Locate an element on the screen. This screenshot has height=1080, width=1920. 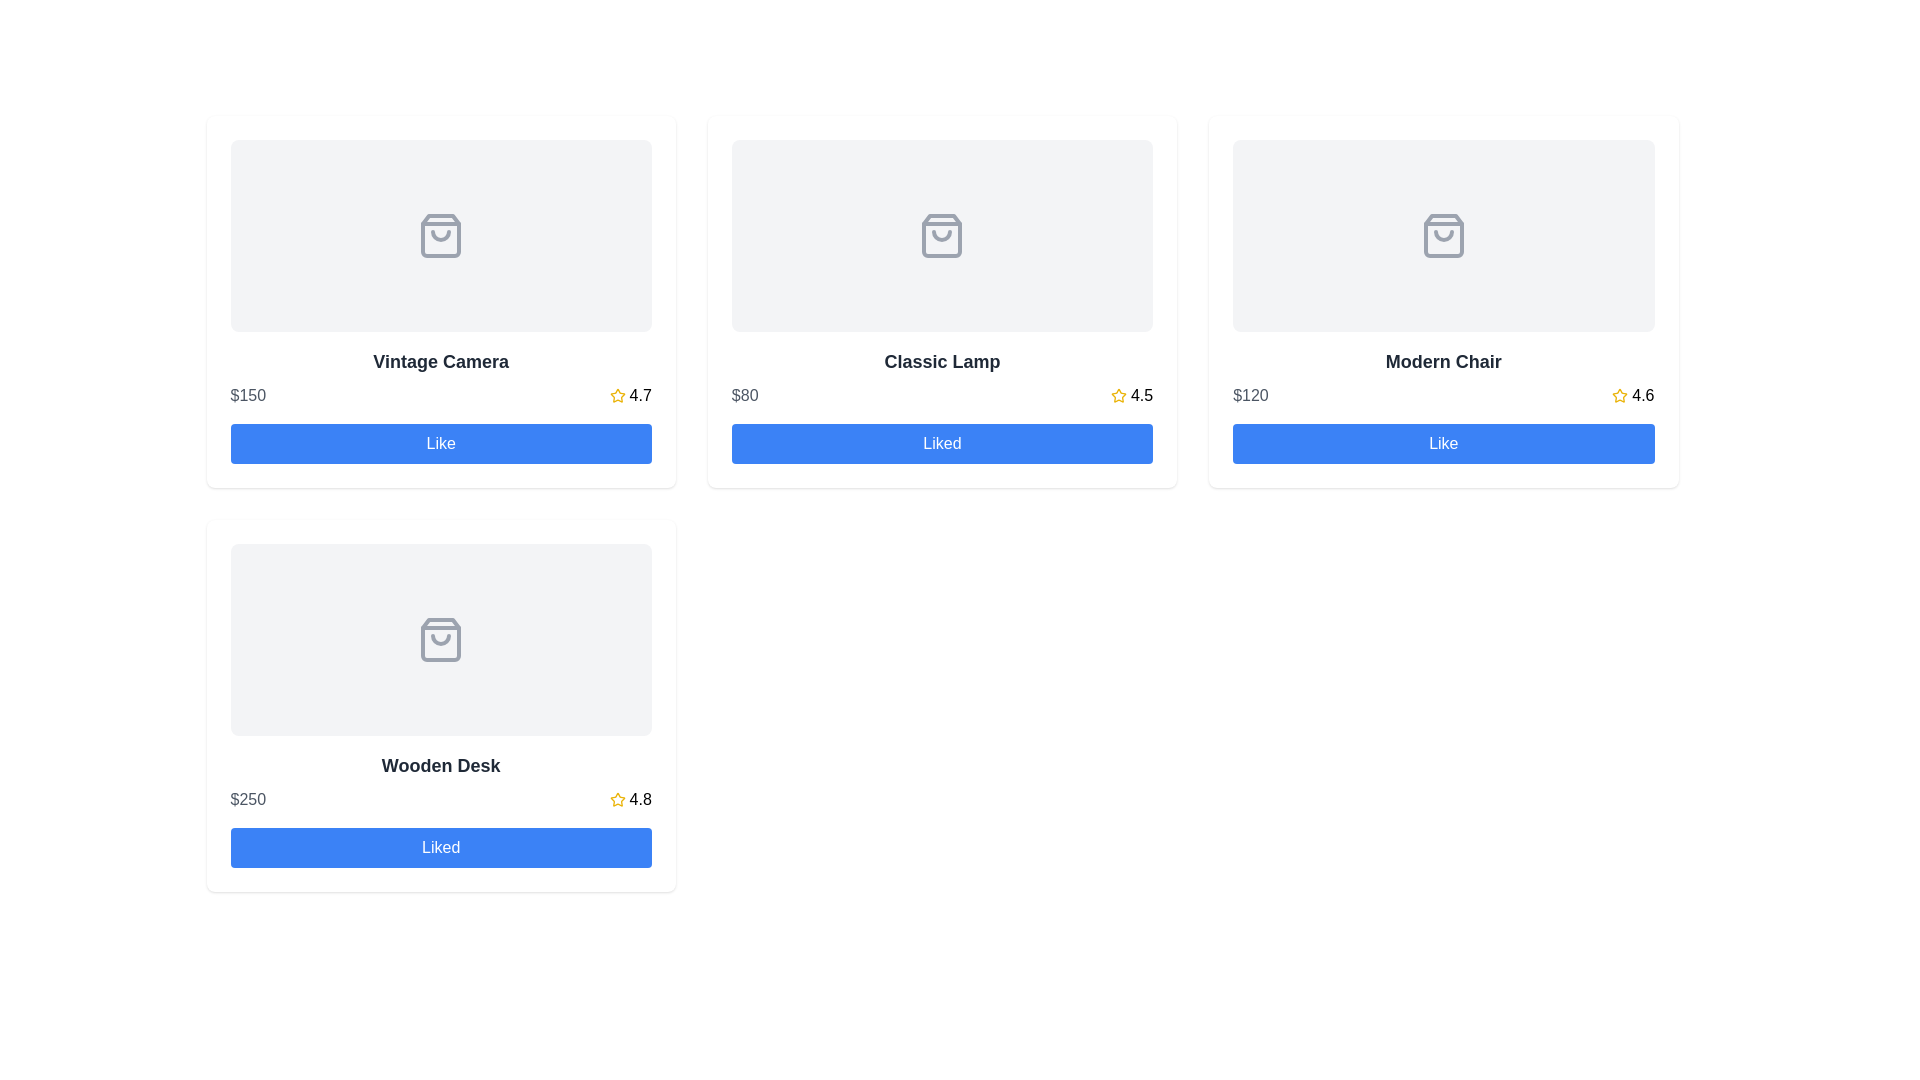
the shopping bag icon located on the third card in the top row of the grid layout, which displays details about the 'Modern Chair.' is located at coordinates (1443, 234).